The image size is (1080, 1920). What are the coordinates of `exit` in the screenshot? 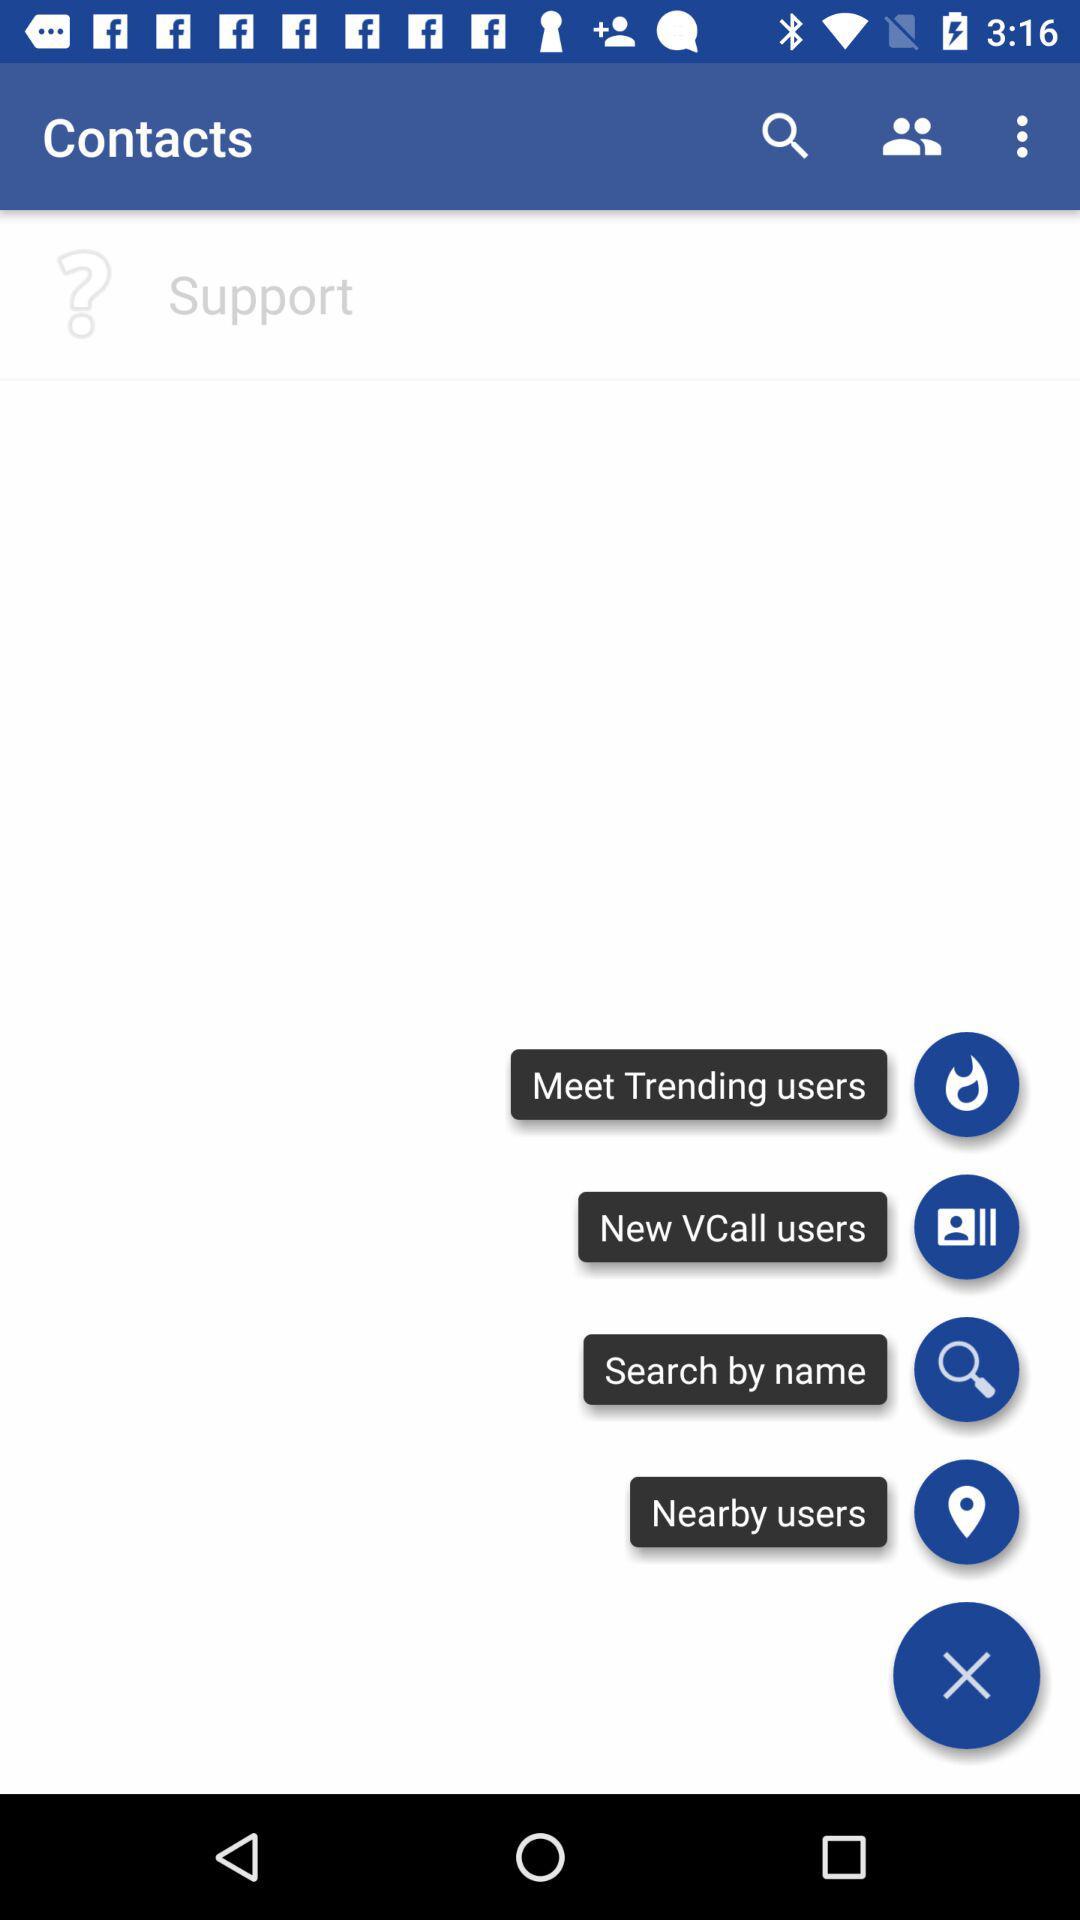 It's located at (965, 1675).